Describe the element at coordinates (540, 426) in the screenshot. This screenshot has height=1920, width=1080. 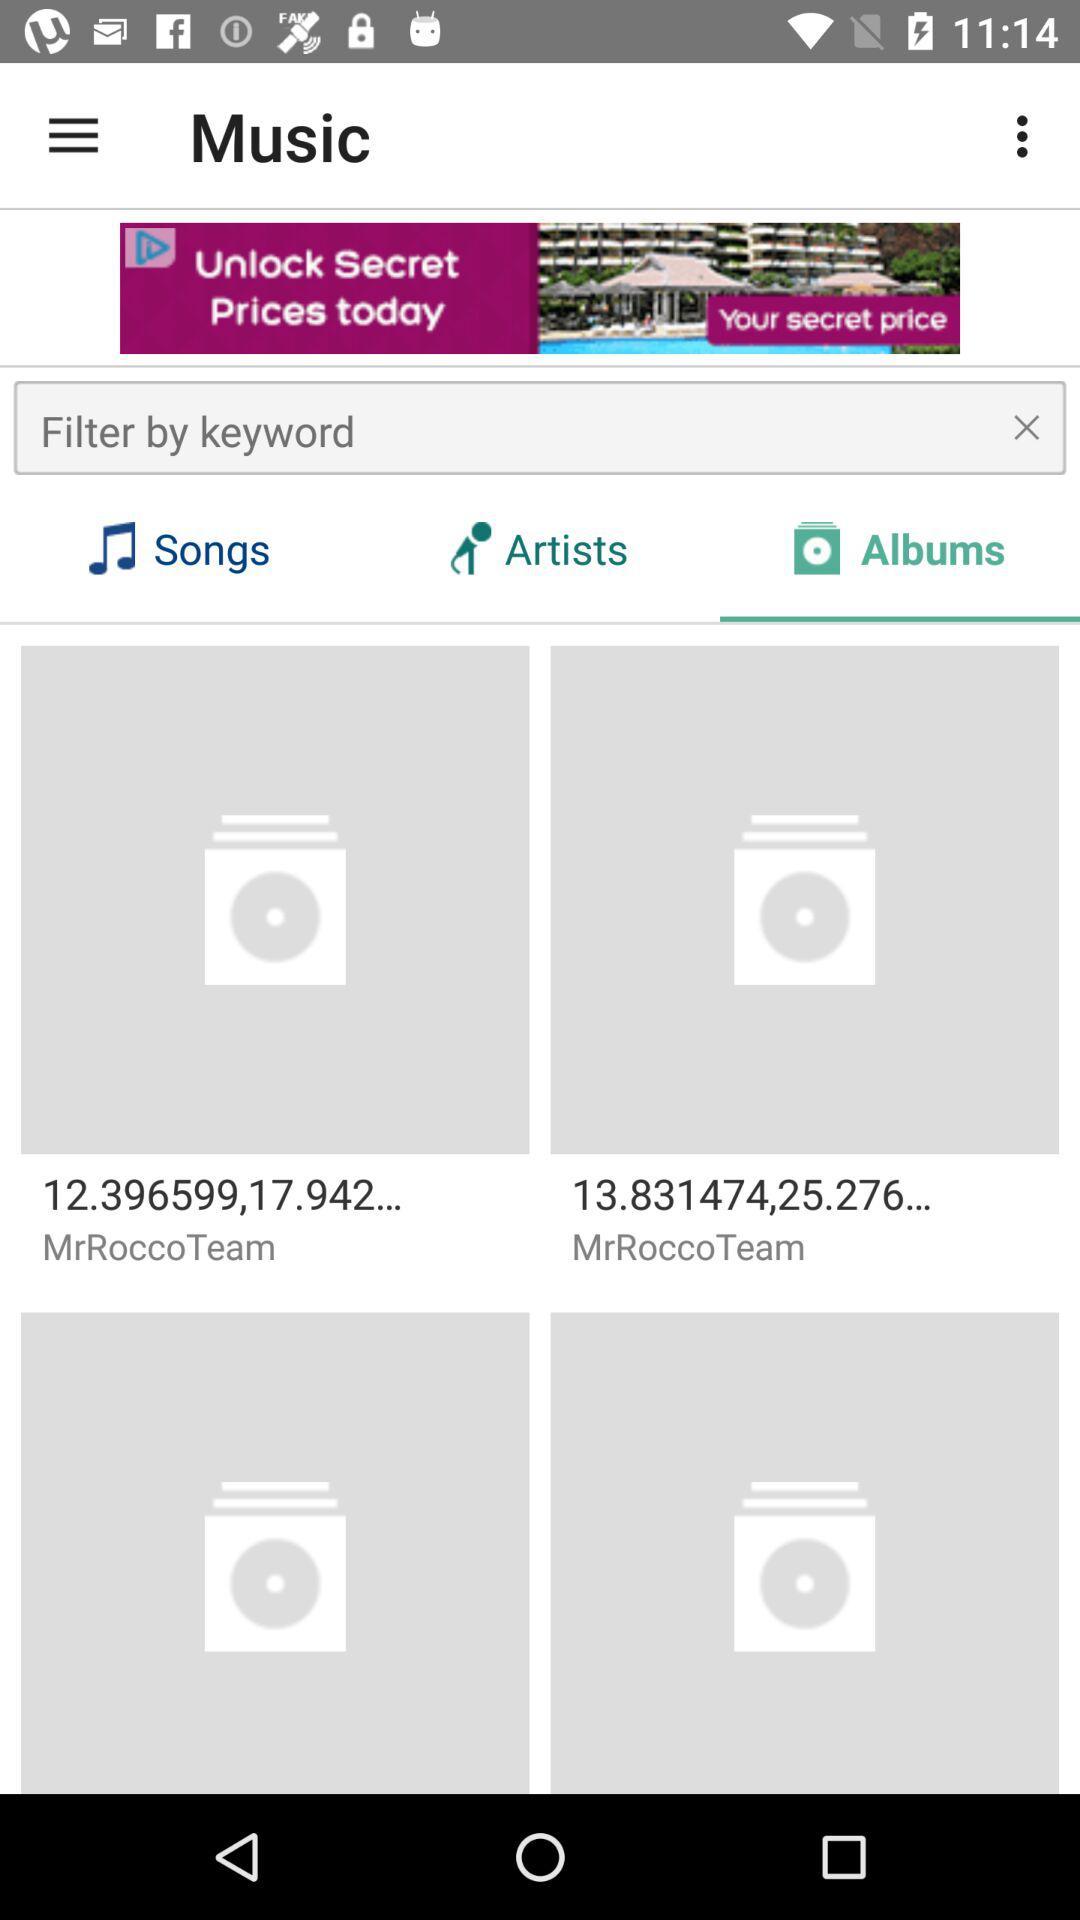
I see `search` at that location.